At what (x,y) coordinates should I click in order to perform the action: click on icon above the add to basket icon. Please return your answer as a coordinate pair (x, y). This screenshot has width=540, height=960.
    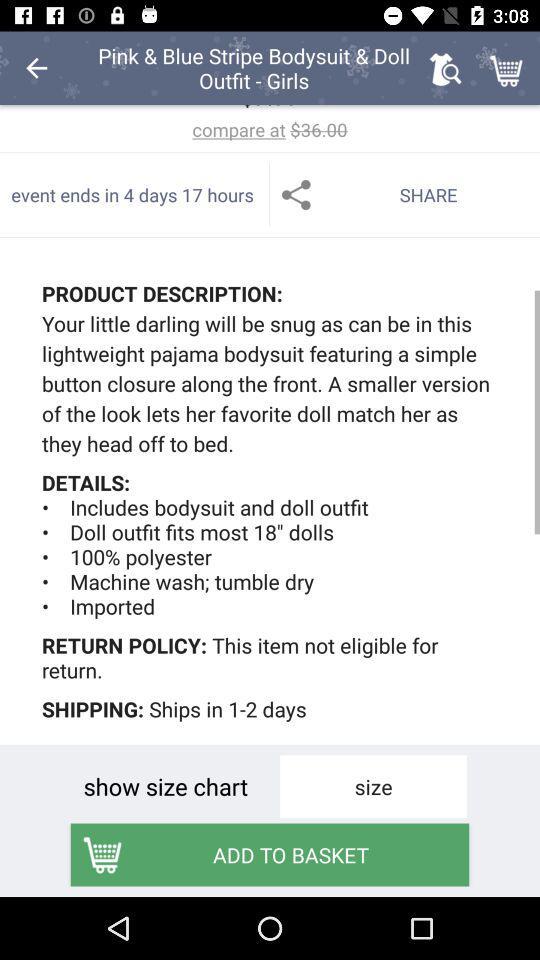
    Looking at the image, I should click on (164, 786).